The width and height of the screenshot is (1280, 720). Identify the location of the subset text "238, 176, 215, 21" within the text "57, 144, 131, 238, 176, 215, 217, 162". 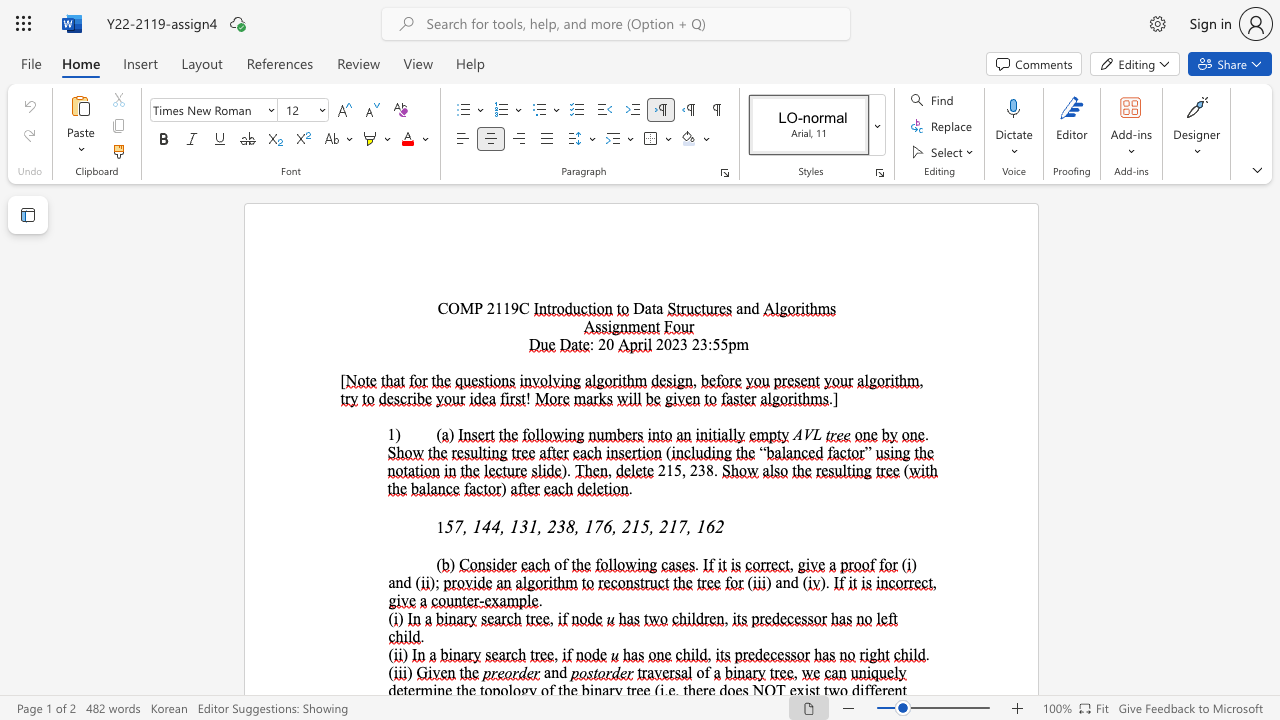
(547, 525).